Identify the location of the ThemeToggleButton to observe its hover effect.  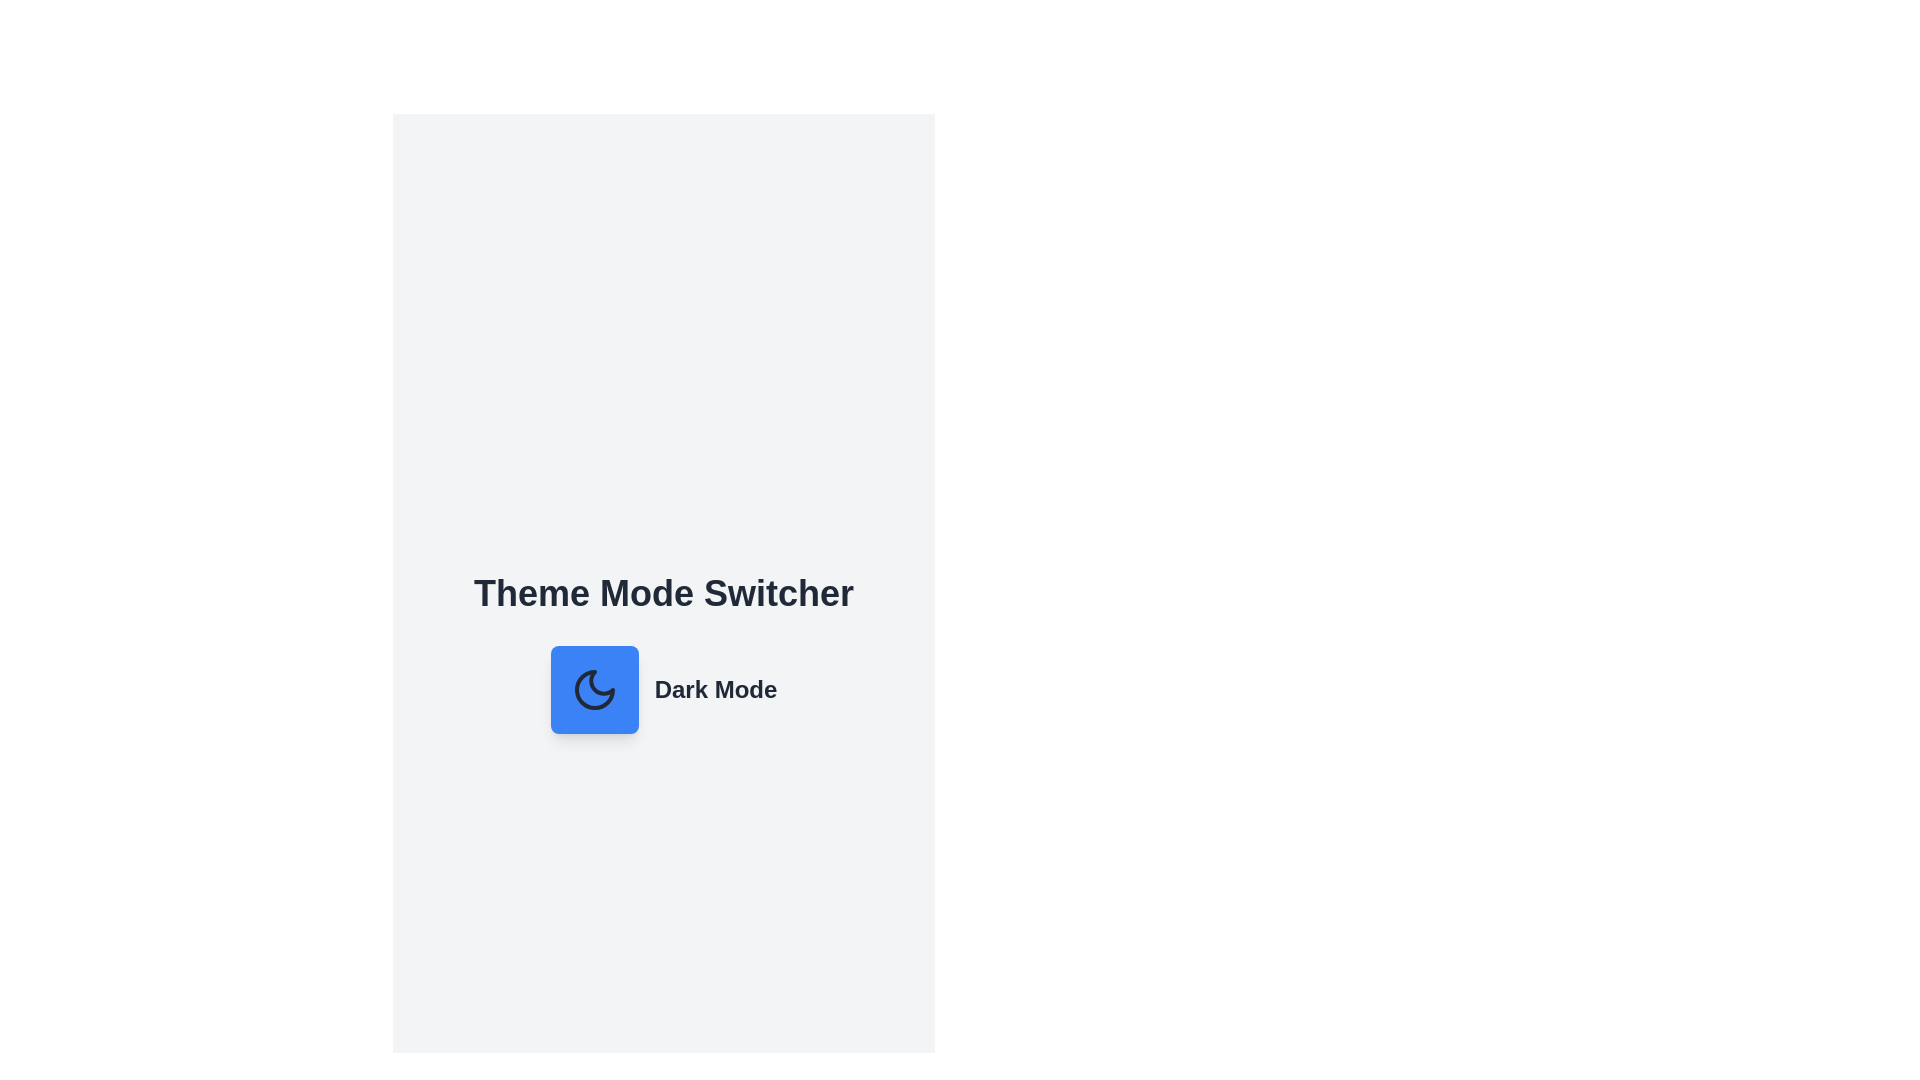
(593, 689).